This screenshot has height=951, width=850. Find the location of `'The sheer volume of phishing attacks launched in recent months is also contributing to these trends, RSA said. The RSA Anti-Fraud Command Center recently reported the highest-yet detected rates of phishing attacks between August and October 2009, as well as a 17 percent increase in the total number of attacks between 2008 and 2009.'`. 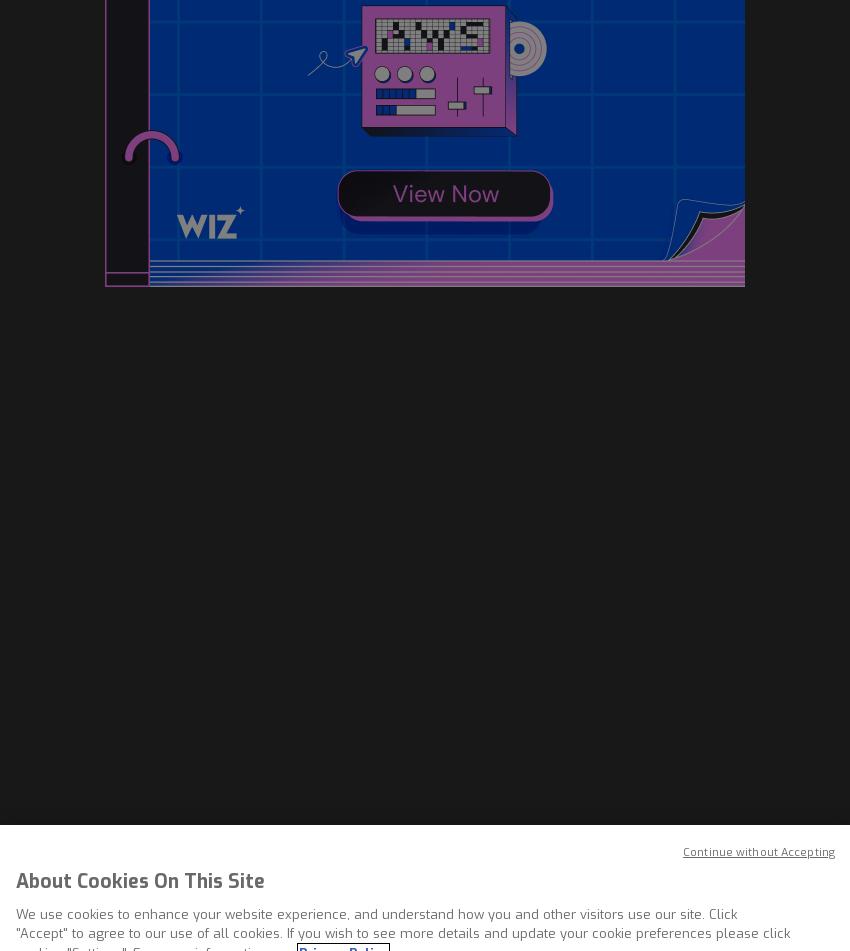

'The sheer volume of phishing attacks launched in recent months is also contributing to these trends, RSA said. The RSA Anti-Fraud Command Center recently reported the highest-yet detected rates of phishing attacks between August and October 2009, as well as a 17 percent increase in the total number of attacks between 2008 and 2009.' is located at coordinates (424, 250).